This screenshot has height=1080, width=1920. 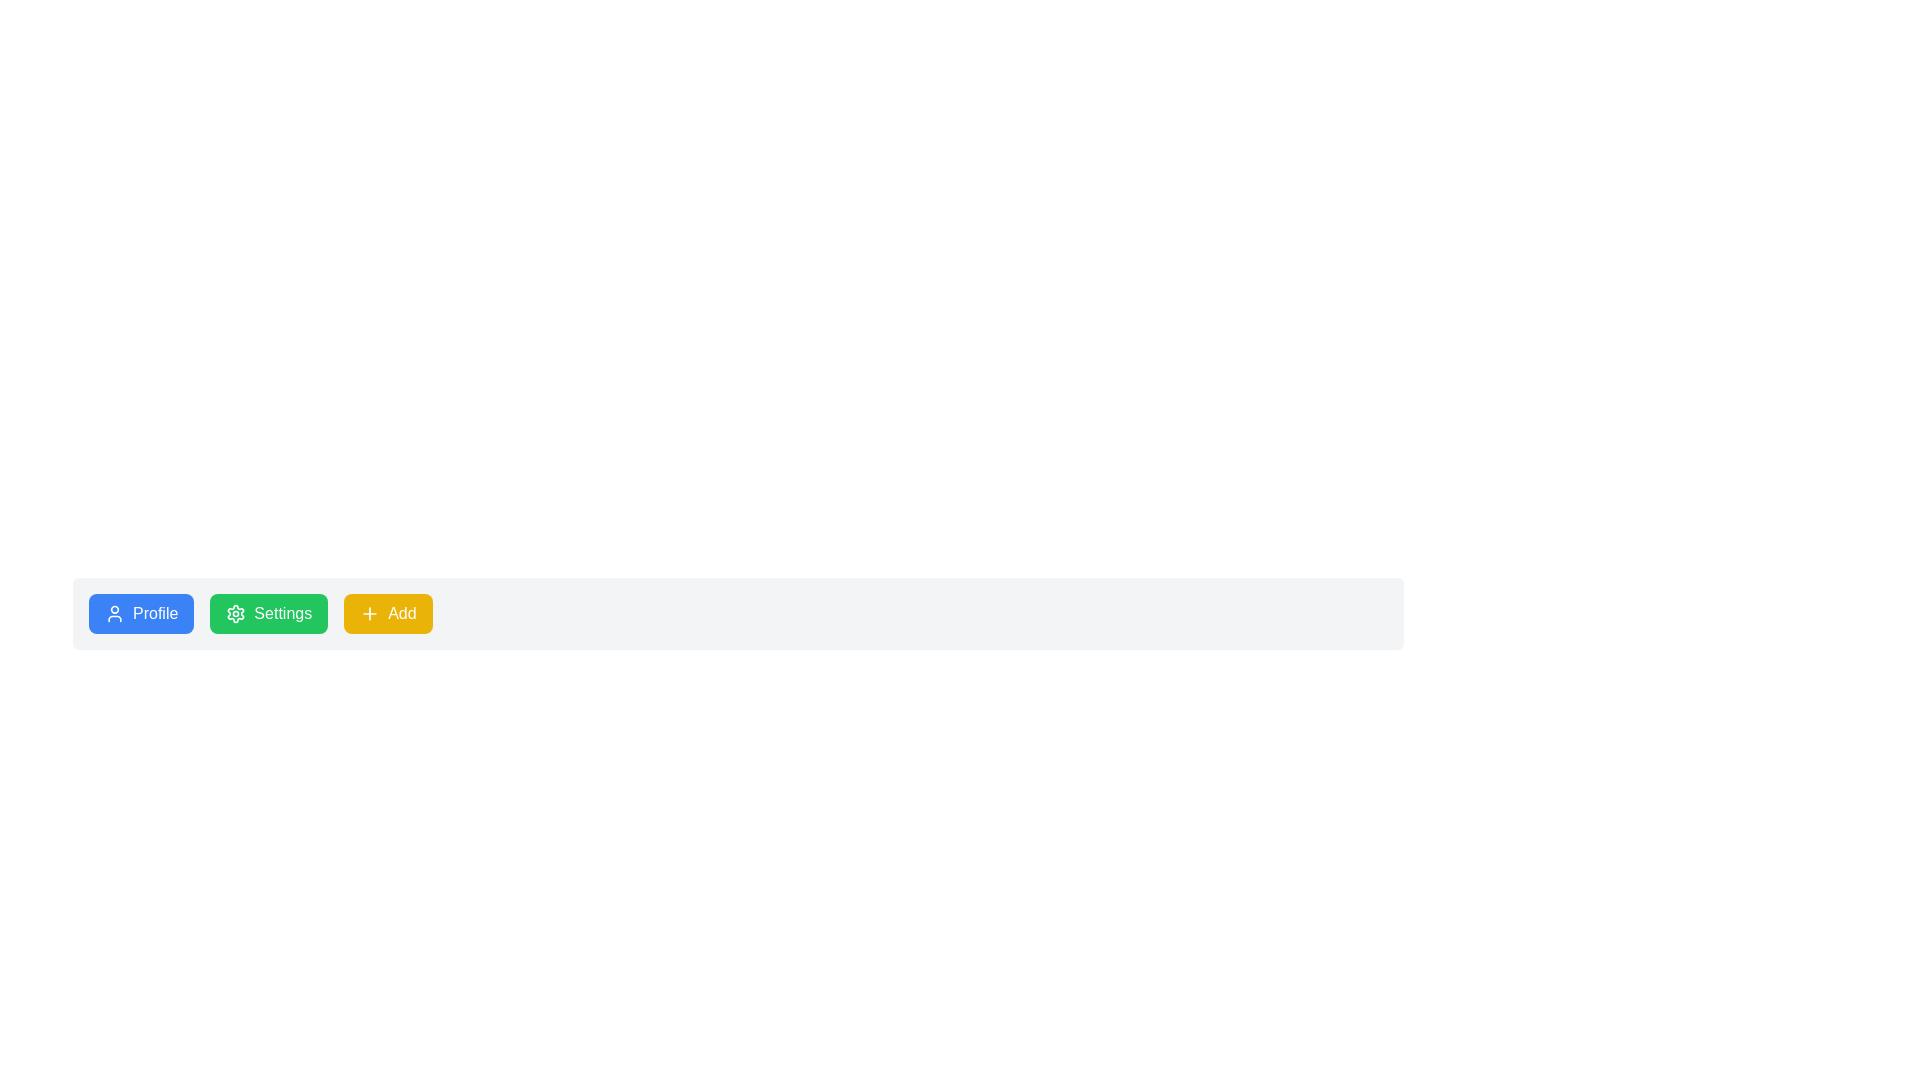 I want to click on the plus icon located within the 'Add' button next to 'Settings' in the navigation bar, so click(x=370, y=612).